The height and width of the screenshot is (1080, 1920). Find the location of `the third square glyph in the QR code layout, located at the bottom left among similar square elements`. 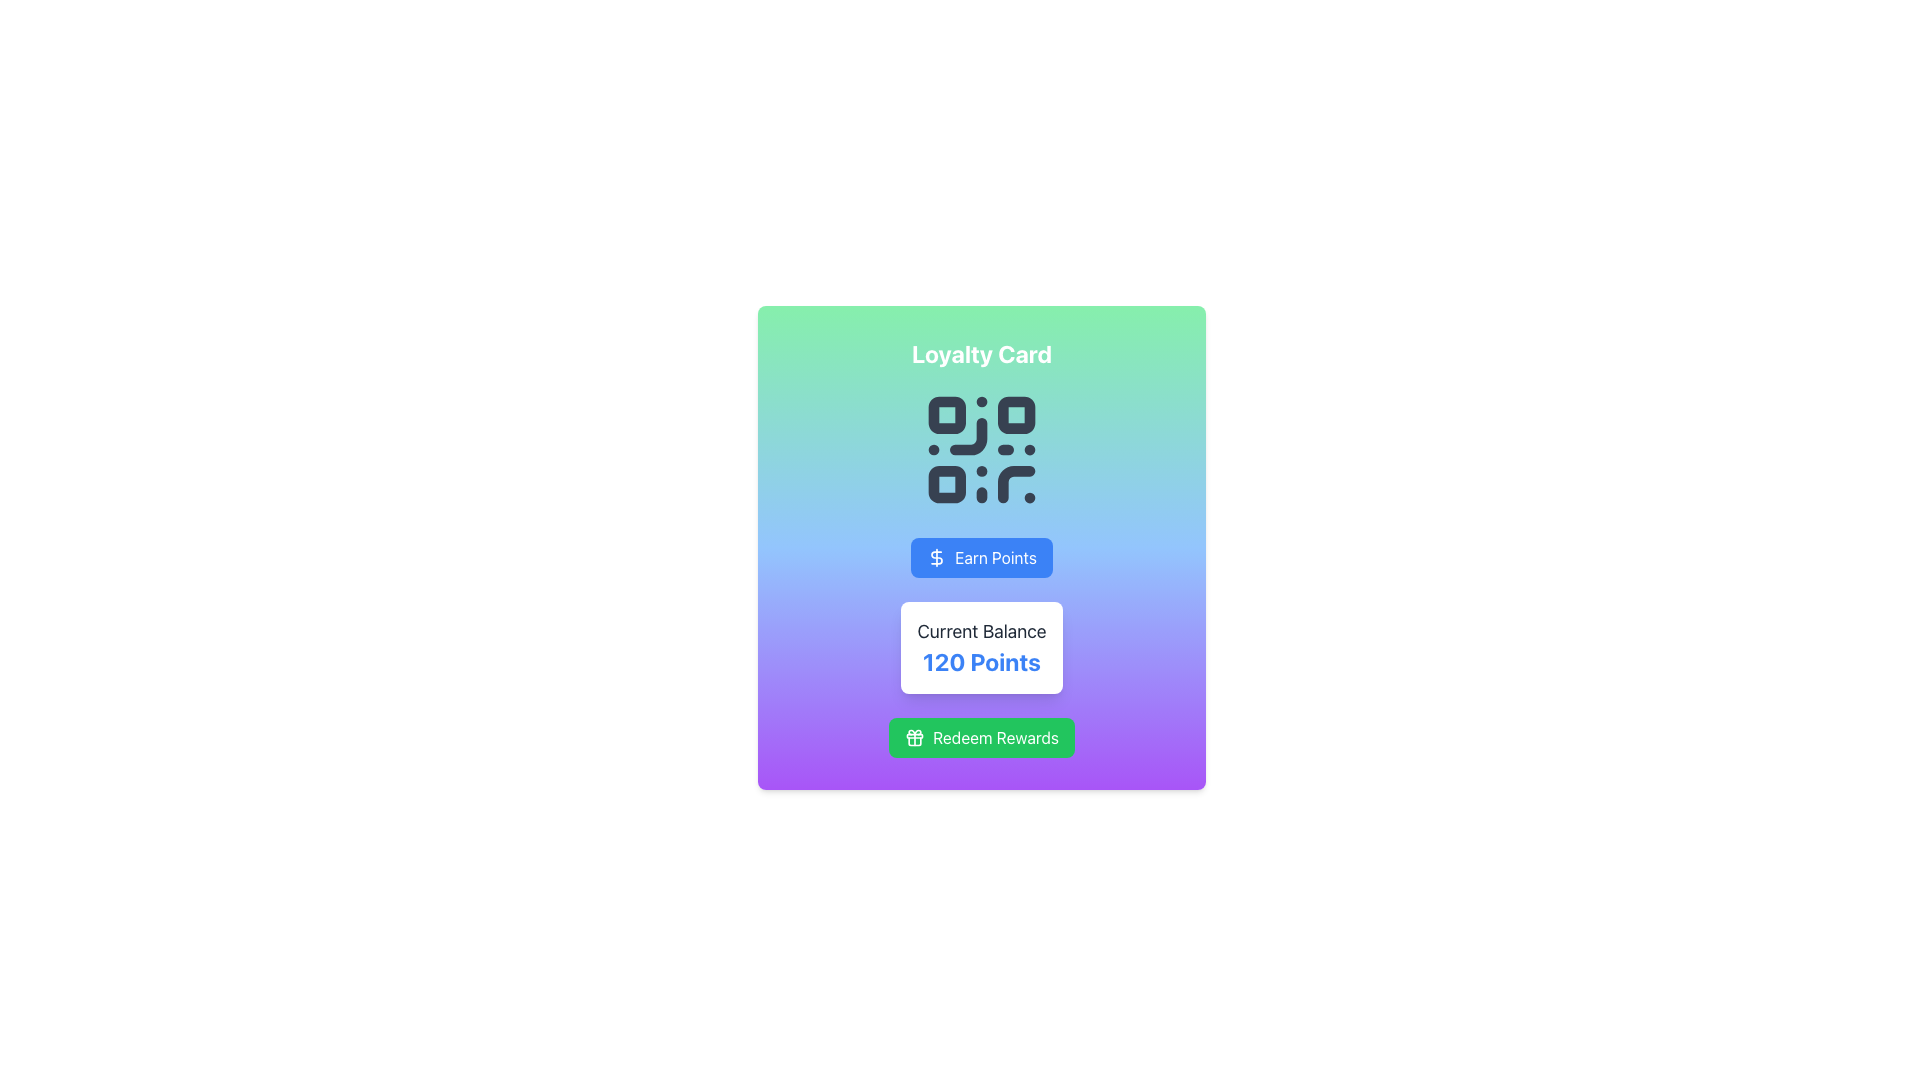

the third square glyph in the QR code layout, located at the bottom left among similar square elements is located at coordinates (946, 484).